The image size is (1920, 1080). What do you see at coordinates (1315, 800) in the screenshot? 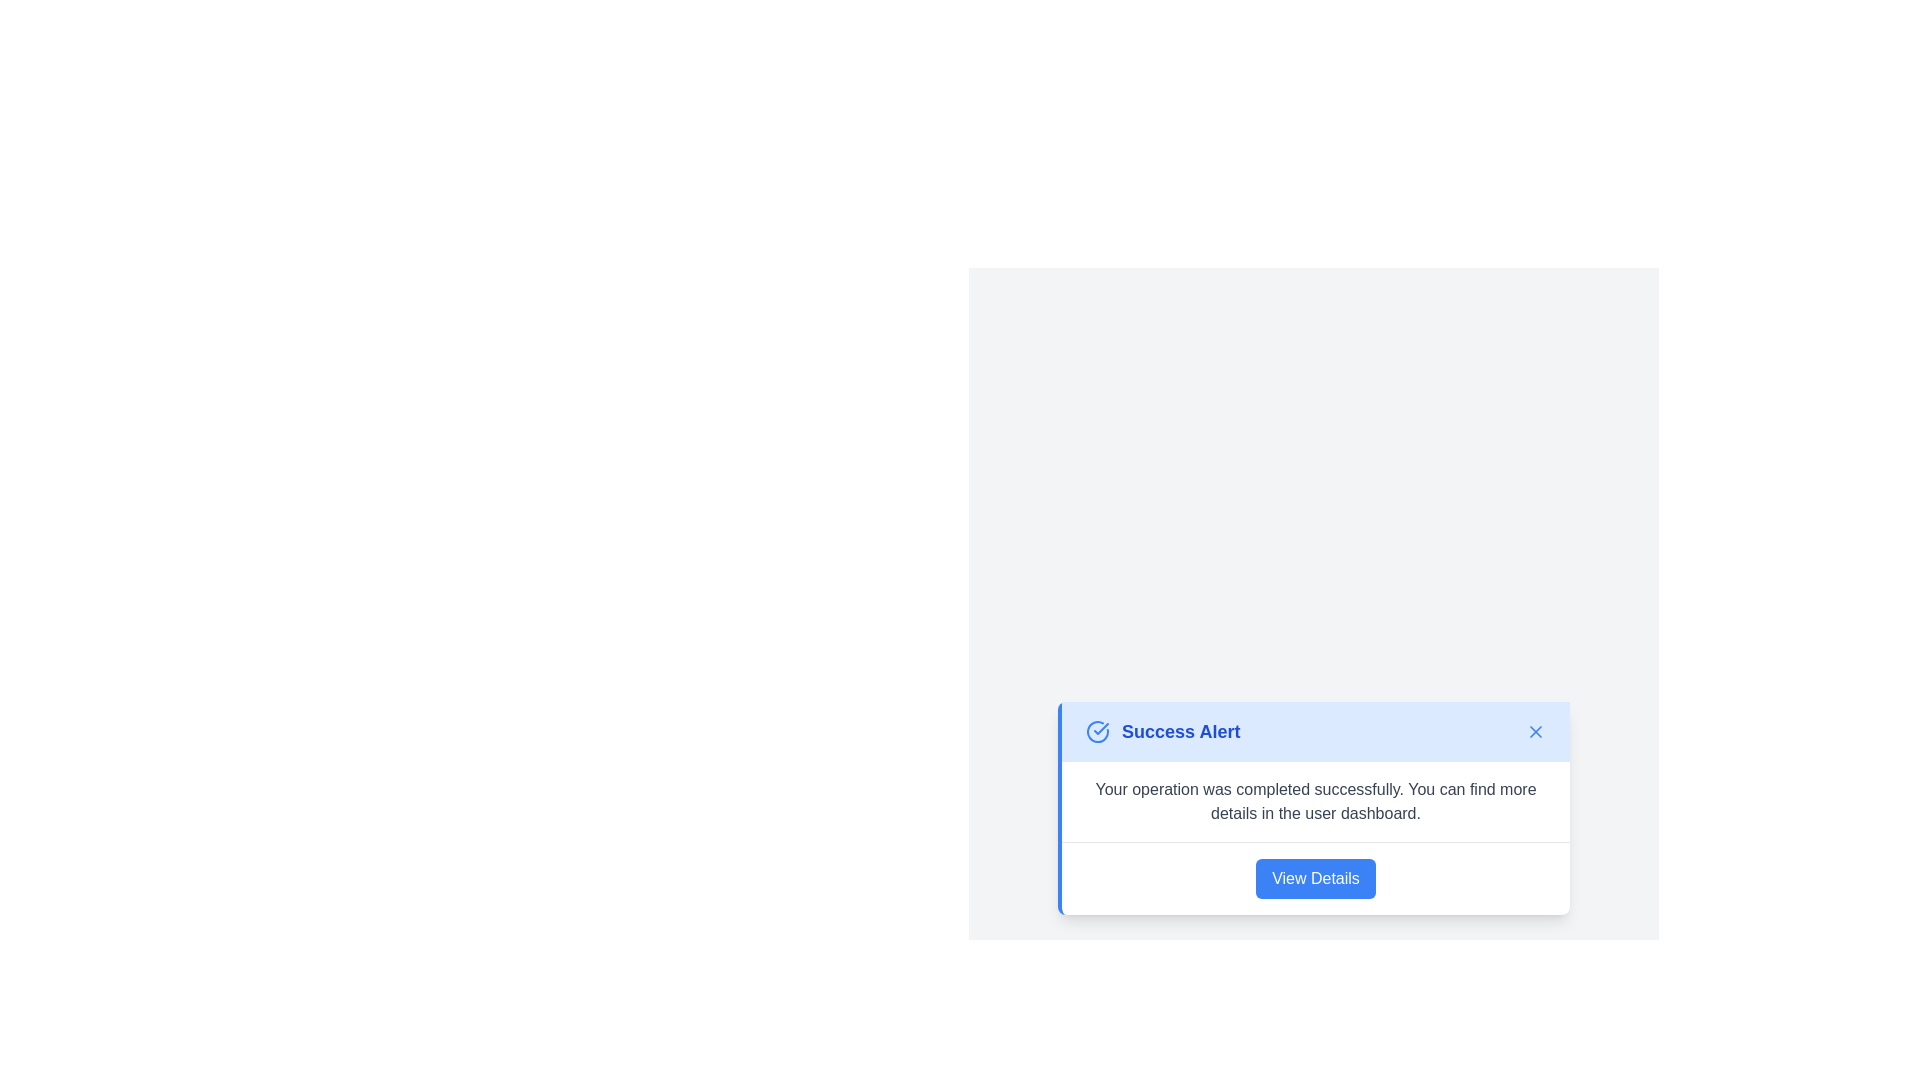
I see `the static text block styled in gray that reads 'Your operation was completed successfully. You can find more details in the user dashboard.' which is displayed inside the light blue 'Success Alert' box` at bounding box center [1315, 800].